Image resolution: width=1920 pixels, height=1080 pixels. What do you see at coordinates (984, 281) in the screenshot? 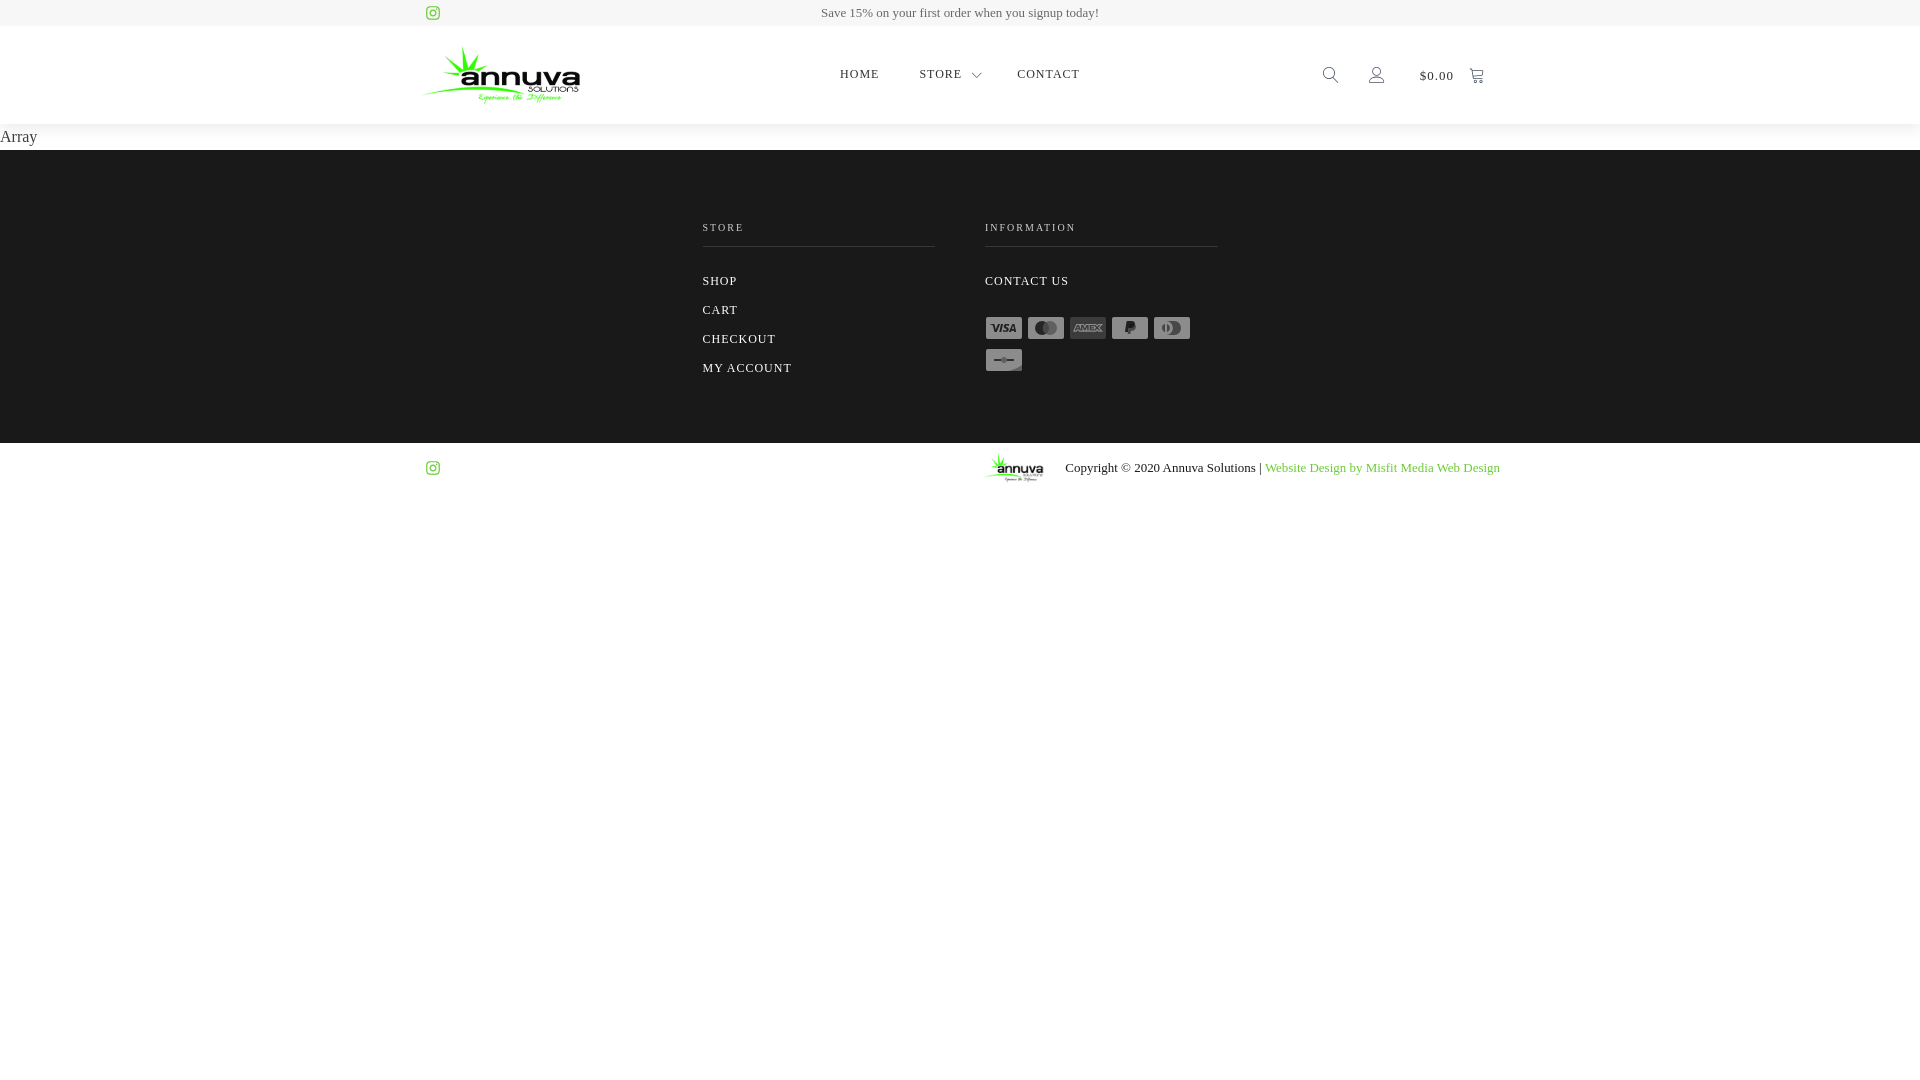
I see `'CONTACT US'` at bounding box center [984, 281].